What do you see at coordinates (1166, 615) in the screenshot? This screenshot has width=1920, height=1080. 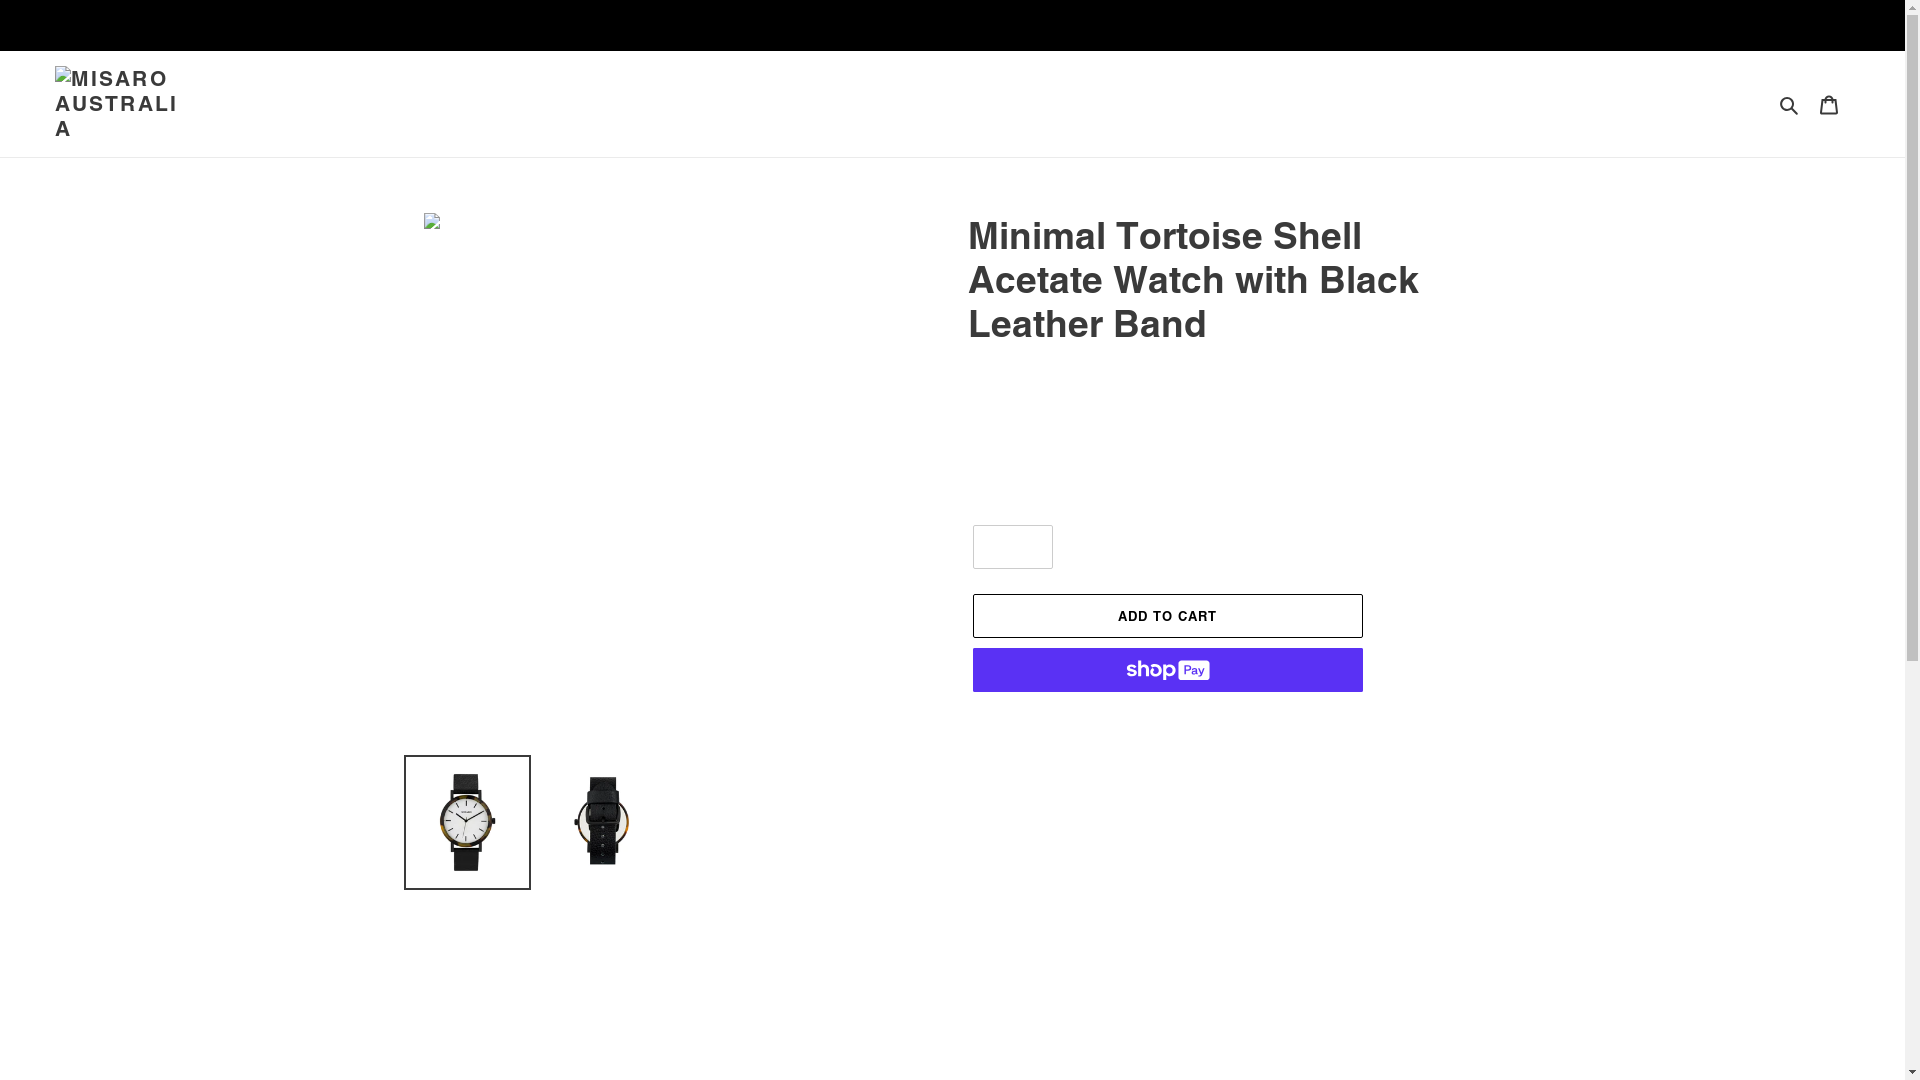 I see `'ADD TO CART'` at bounding box center [1166, 615].